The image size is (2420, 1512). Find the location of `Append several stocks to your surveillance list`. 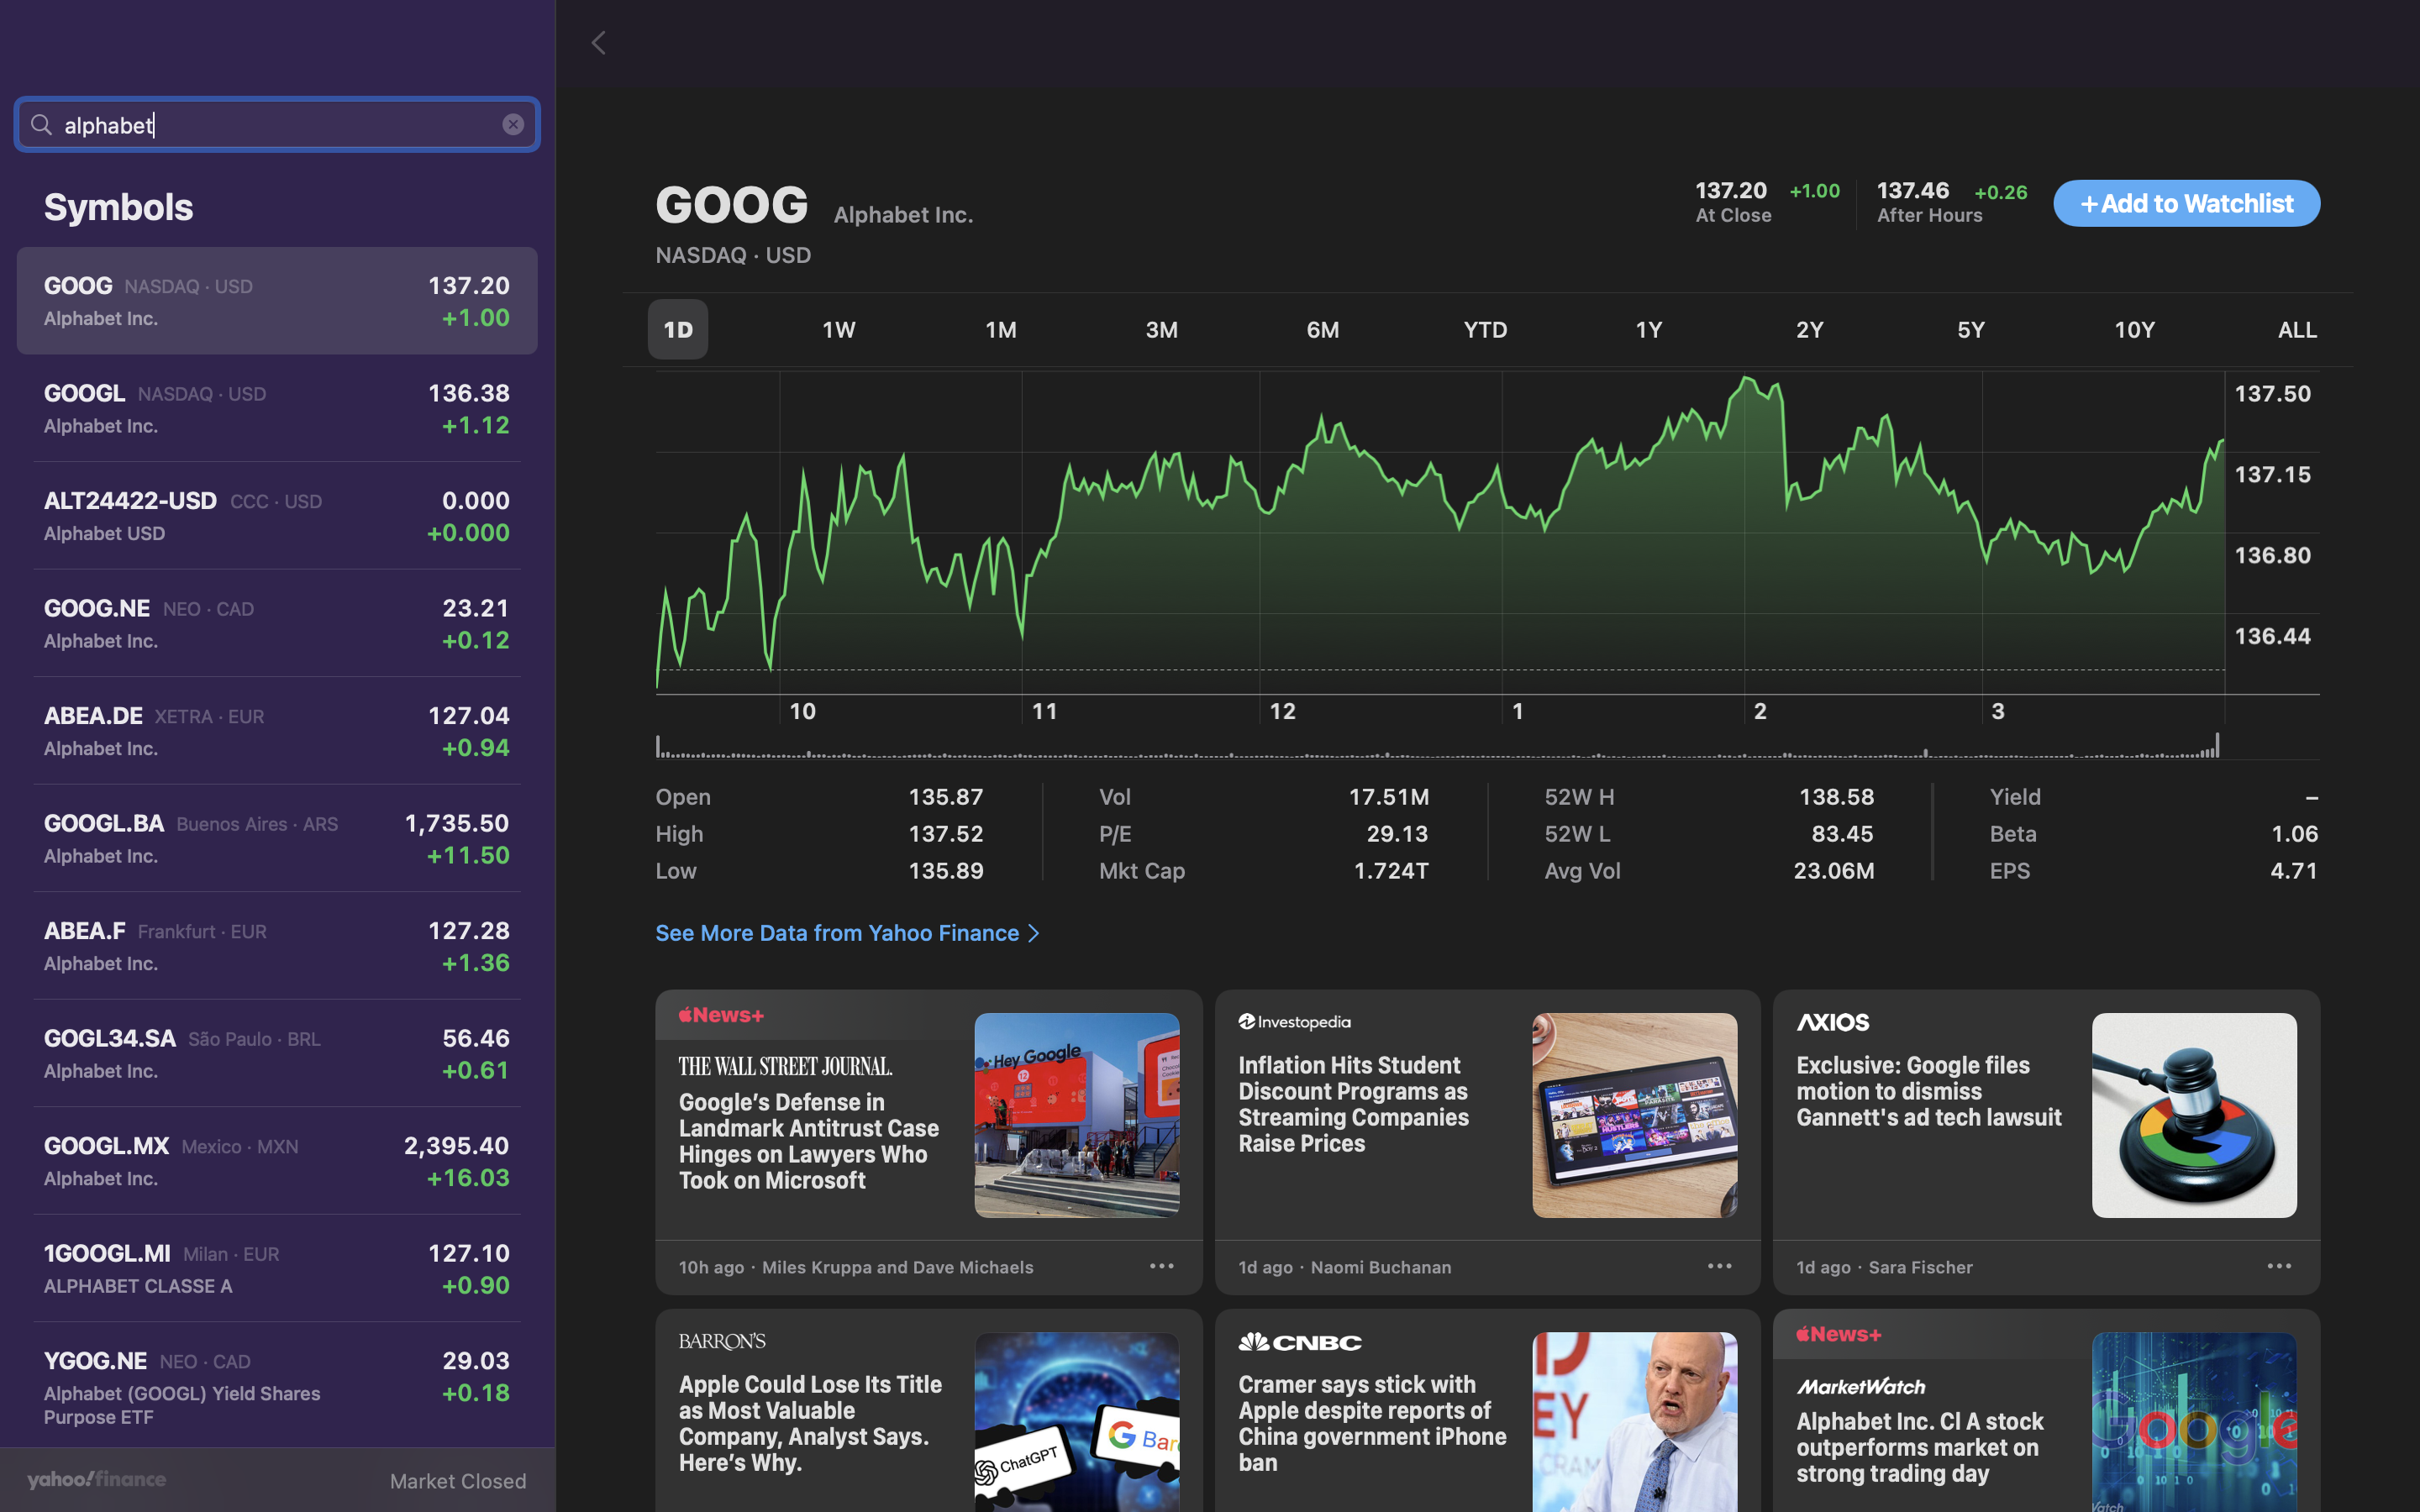

Append several stocks to your surveillance list is located at coordinates (2186, 204).